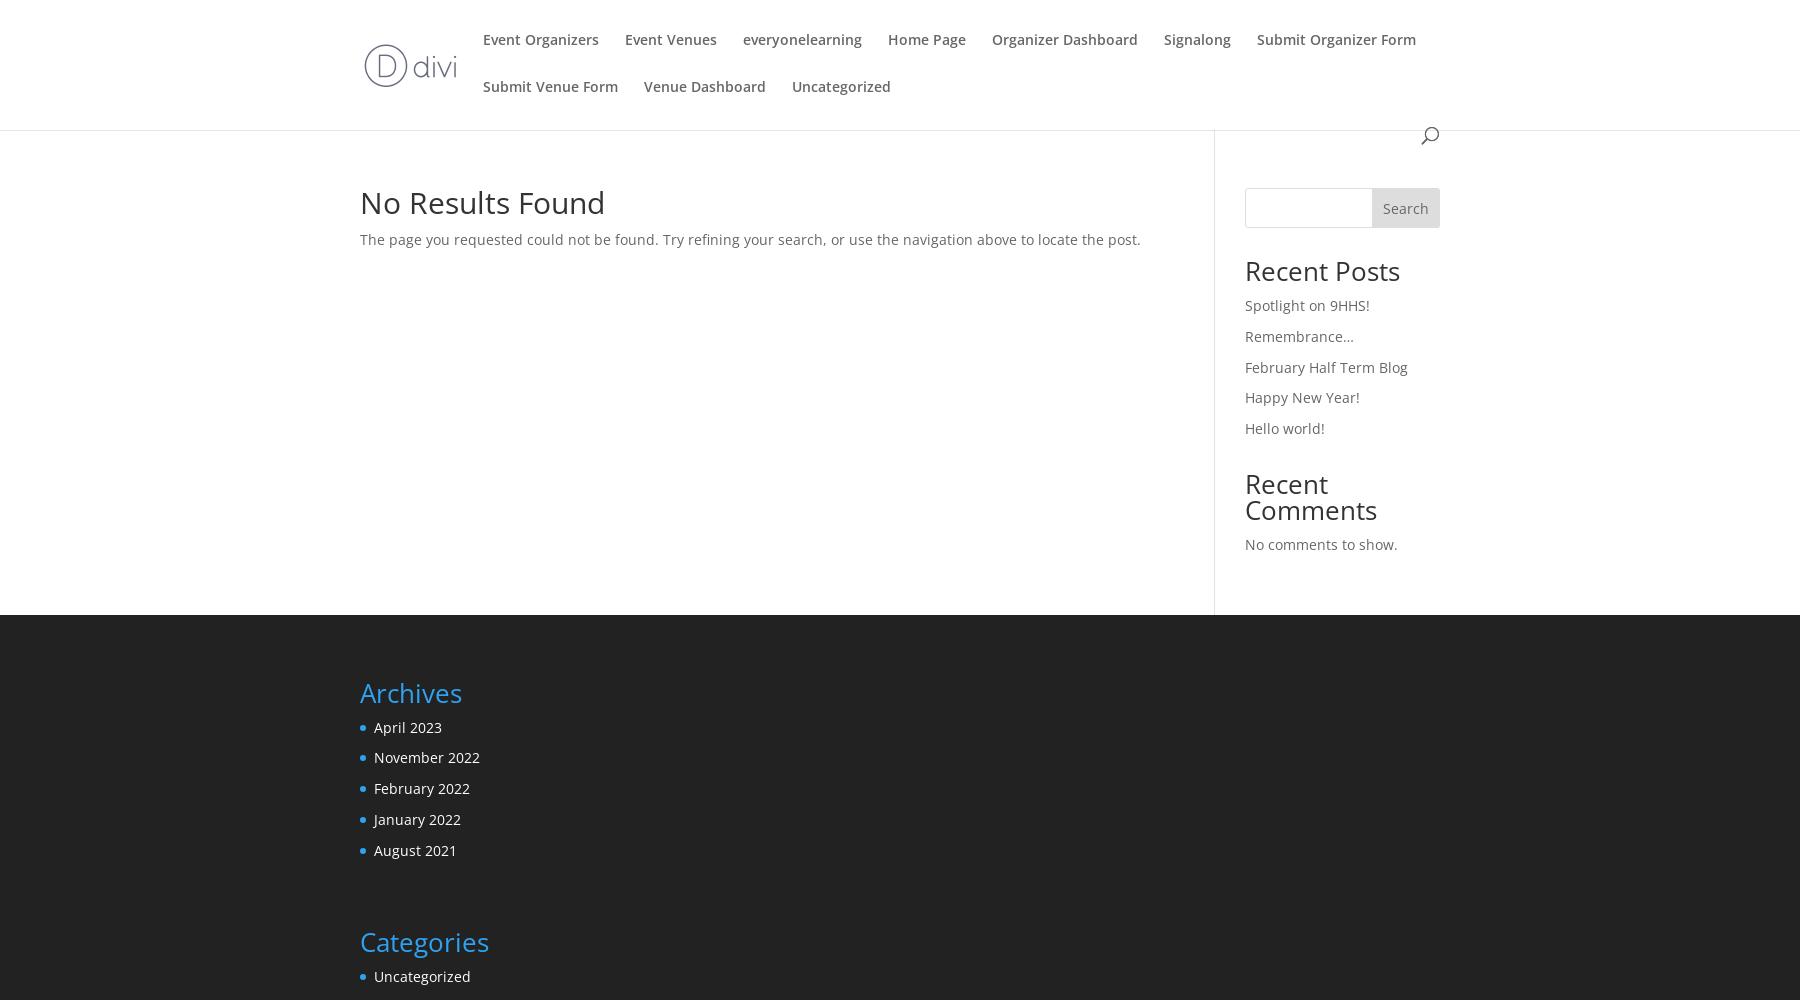 This screenshot has width=1800, height=1000. I want to click on 'Happy New Year!', so click(1301, 397).